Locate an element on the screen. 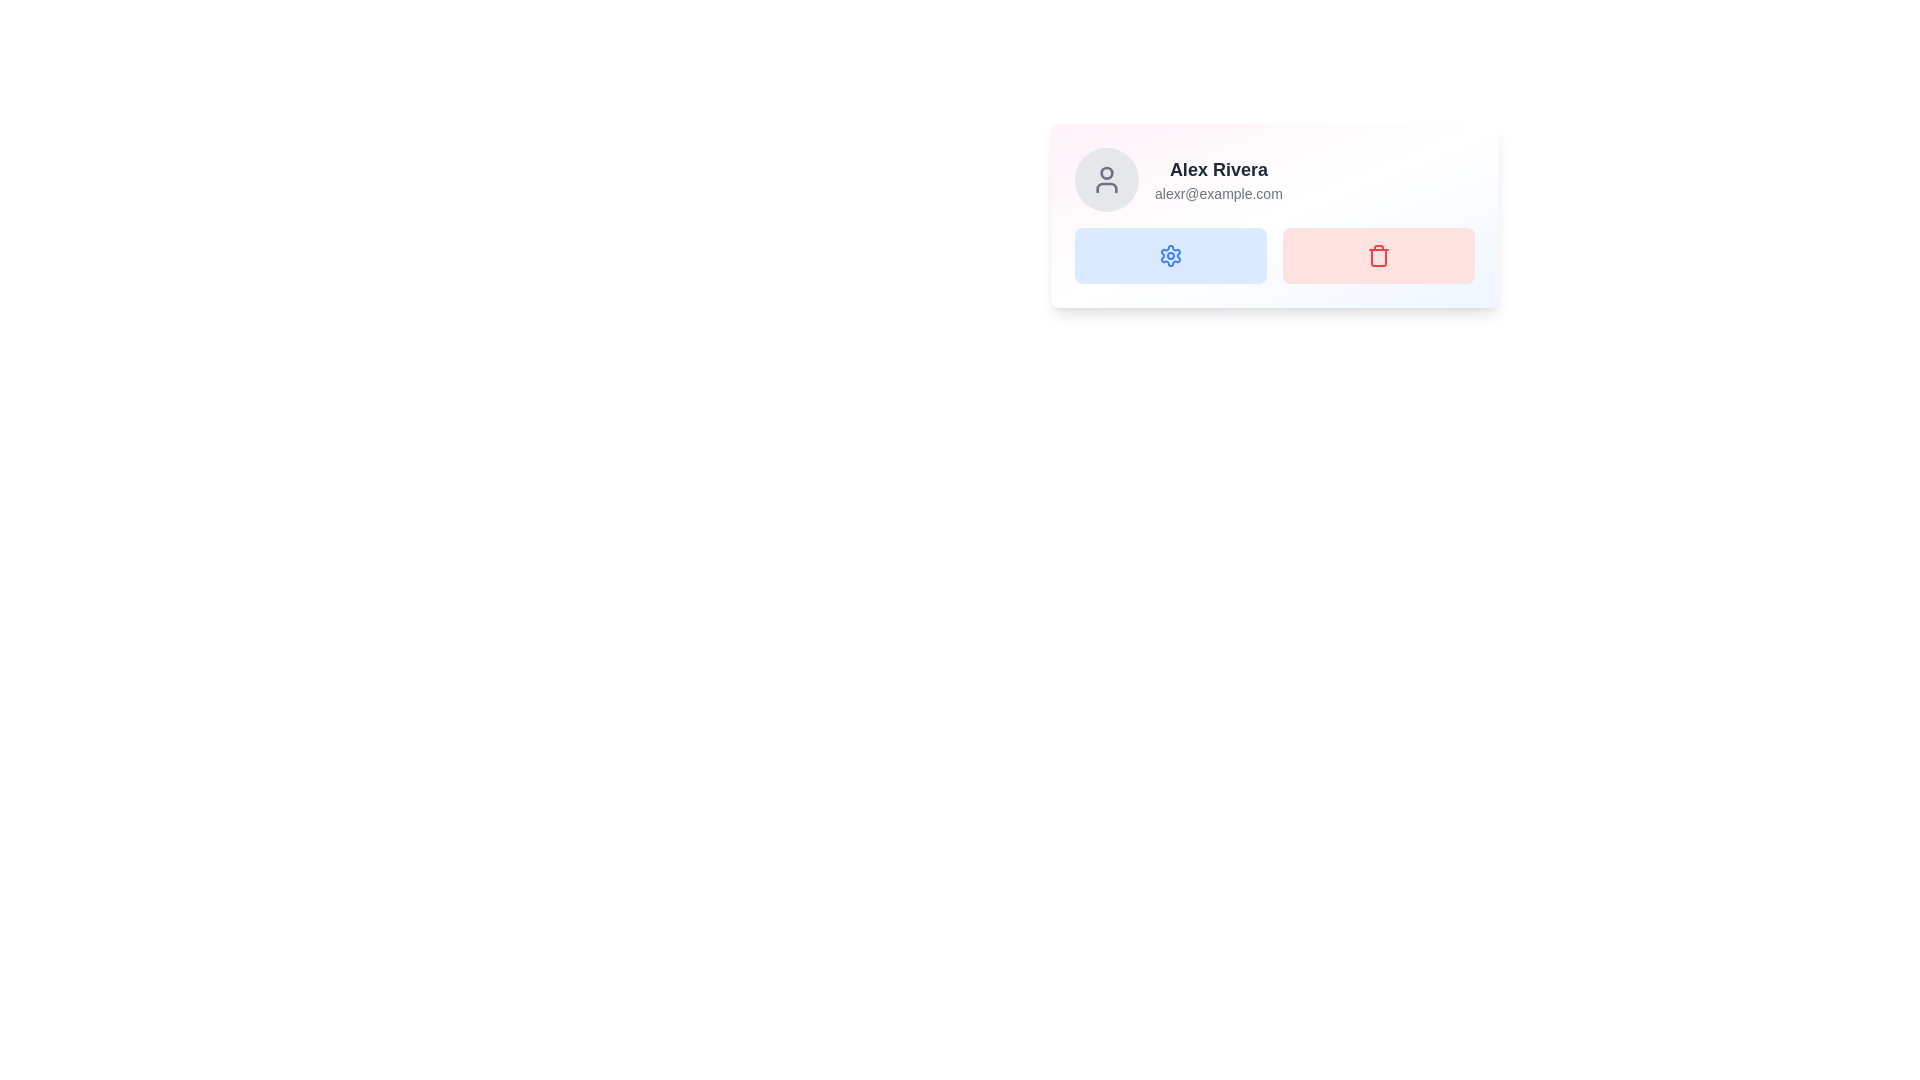  the user icon, which is a gray outline of a person within a circular area, located at the top left of a card-like component is located at coordinates (1106, 180).